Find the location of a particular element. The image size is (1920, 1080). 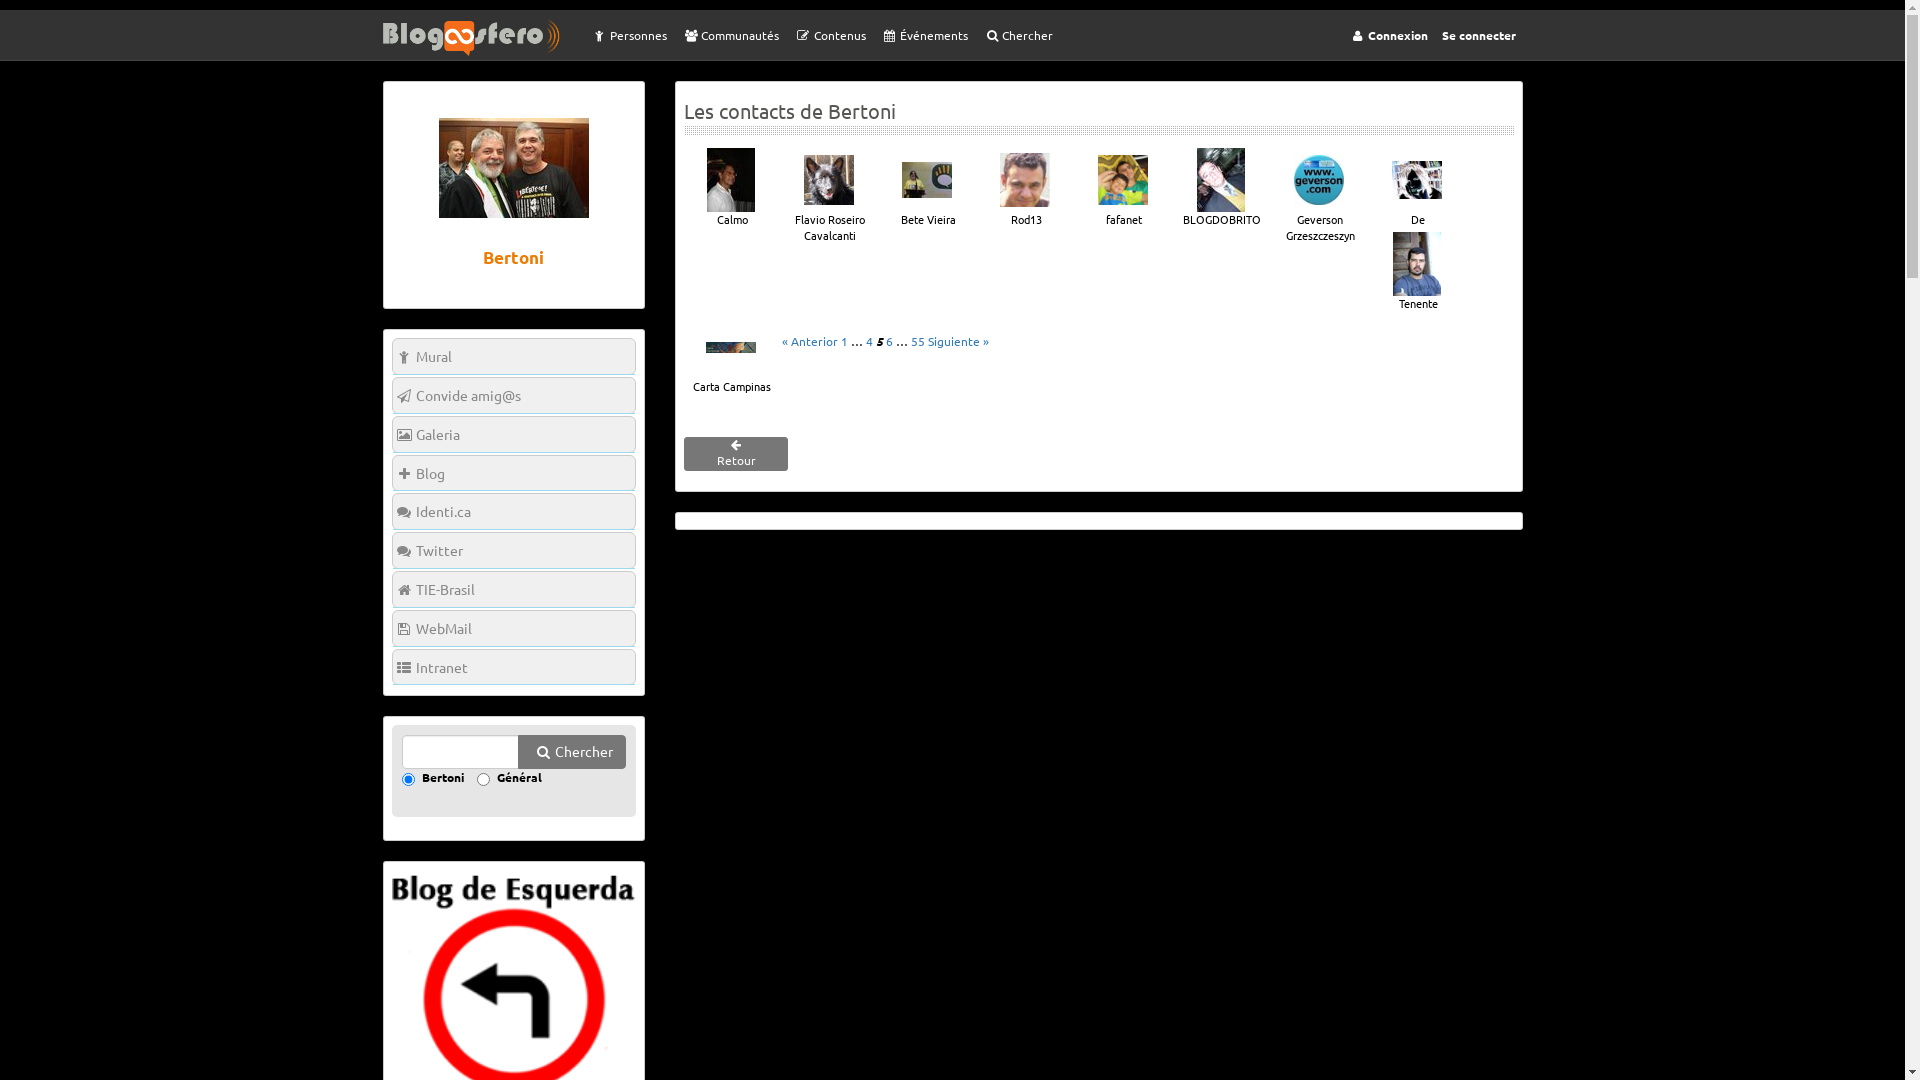

'Galeria' is located at coordinates (392, 433).